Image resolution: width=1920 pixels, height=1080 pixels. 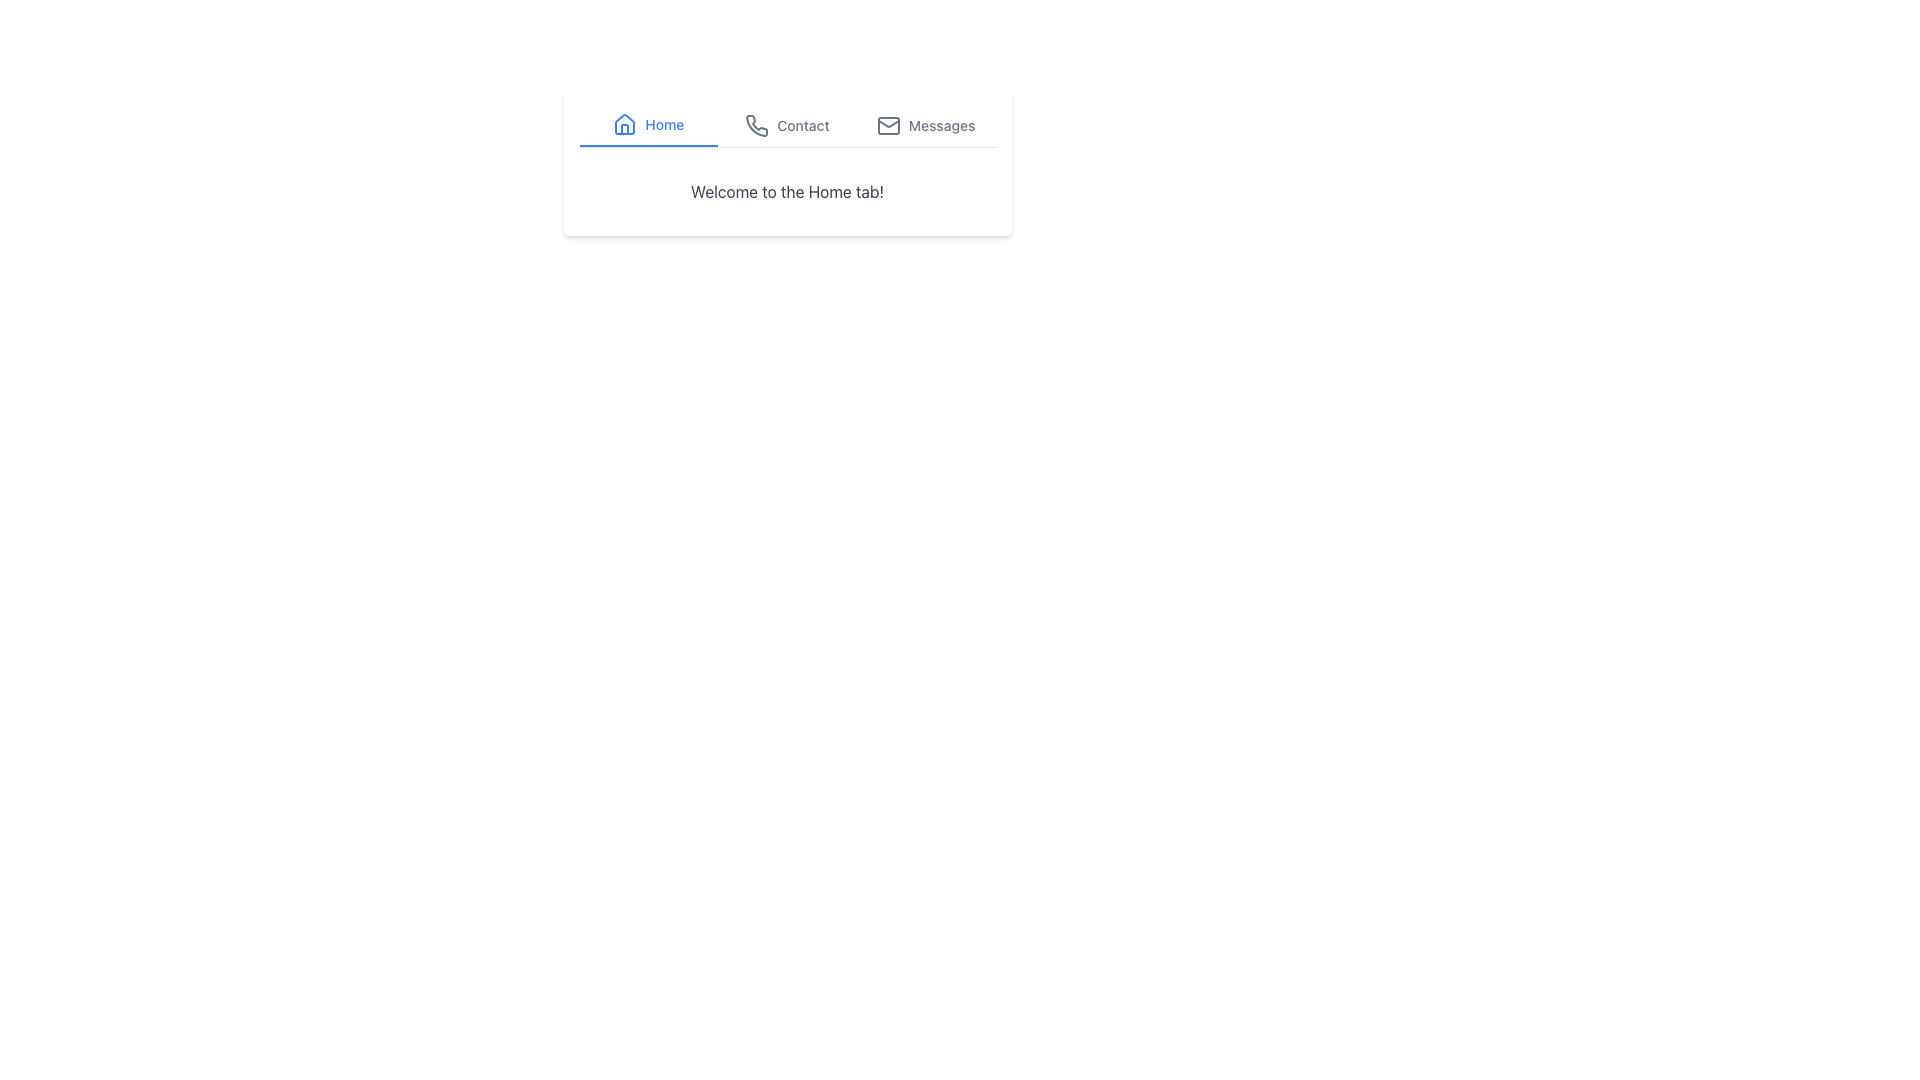 I want to click on the phone-shaped vector icon located in the second position from the left in the navigation row, so click(x=756, y=124).